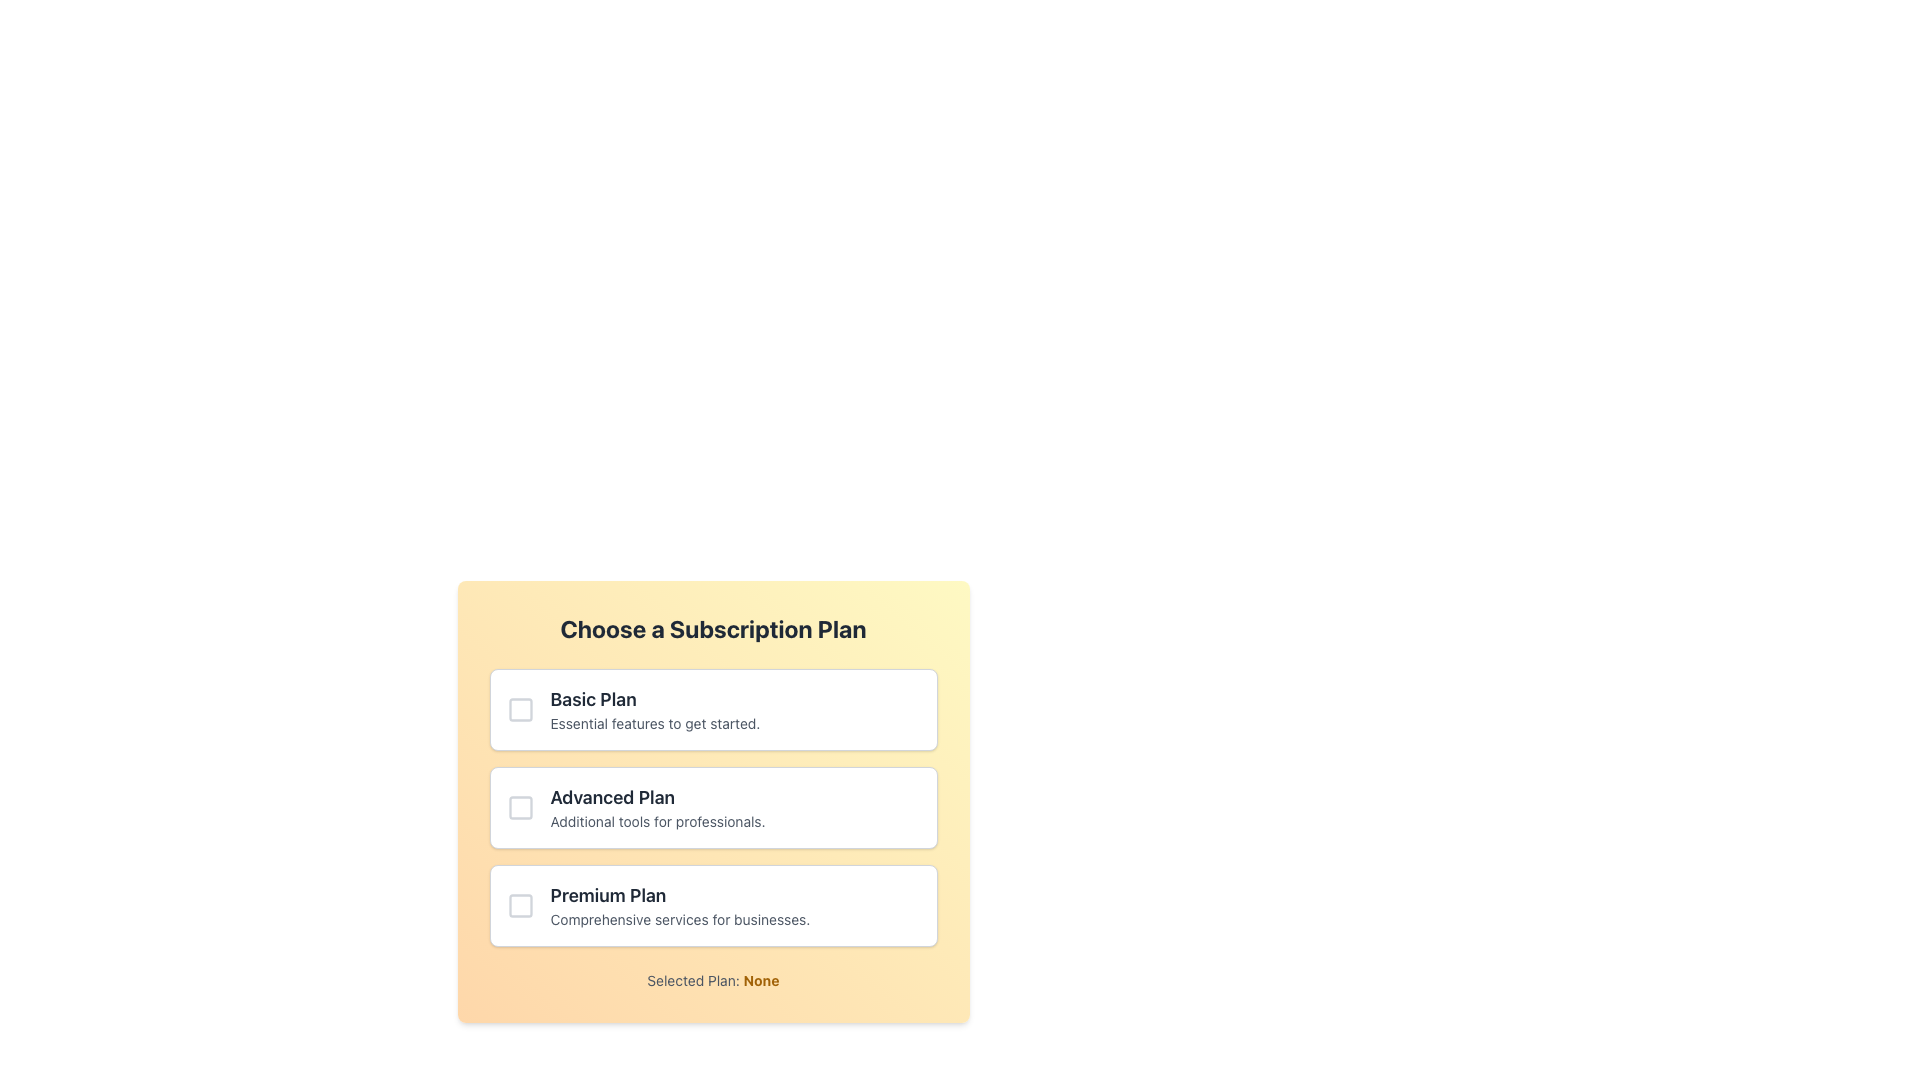 Image resolution: width=1920 pixels, height=1080 pixels. Describe the element at coordinates (520, 906) in the screenshot. I see `the leftmost checkbox in the 'Premium Plan' section` at that location.